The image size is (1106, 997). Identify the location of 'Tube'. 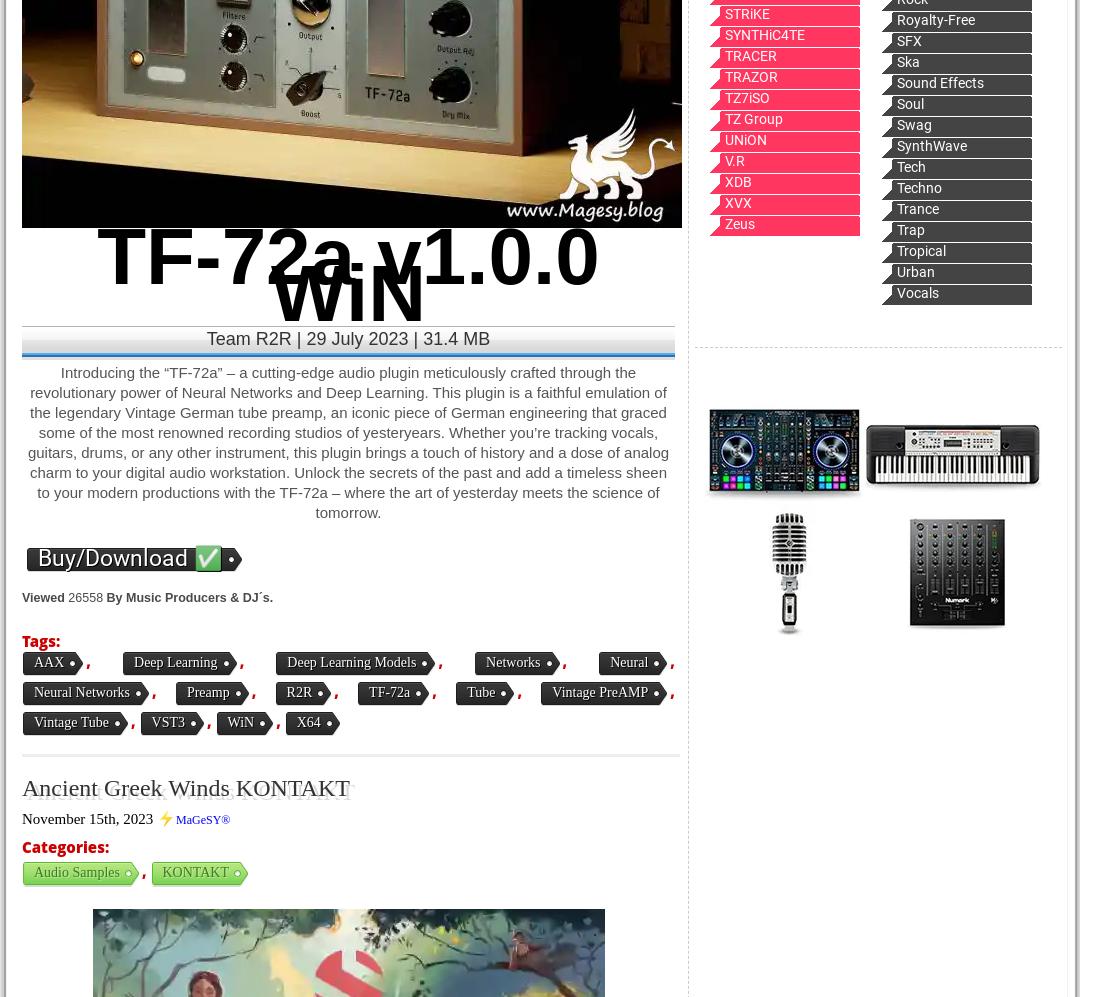
(480, 691).